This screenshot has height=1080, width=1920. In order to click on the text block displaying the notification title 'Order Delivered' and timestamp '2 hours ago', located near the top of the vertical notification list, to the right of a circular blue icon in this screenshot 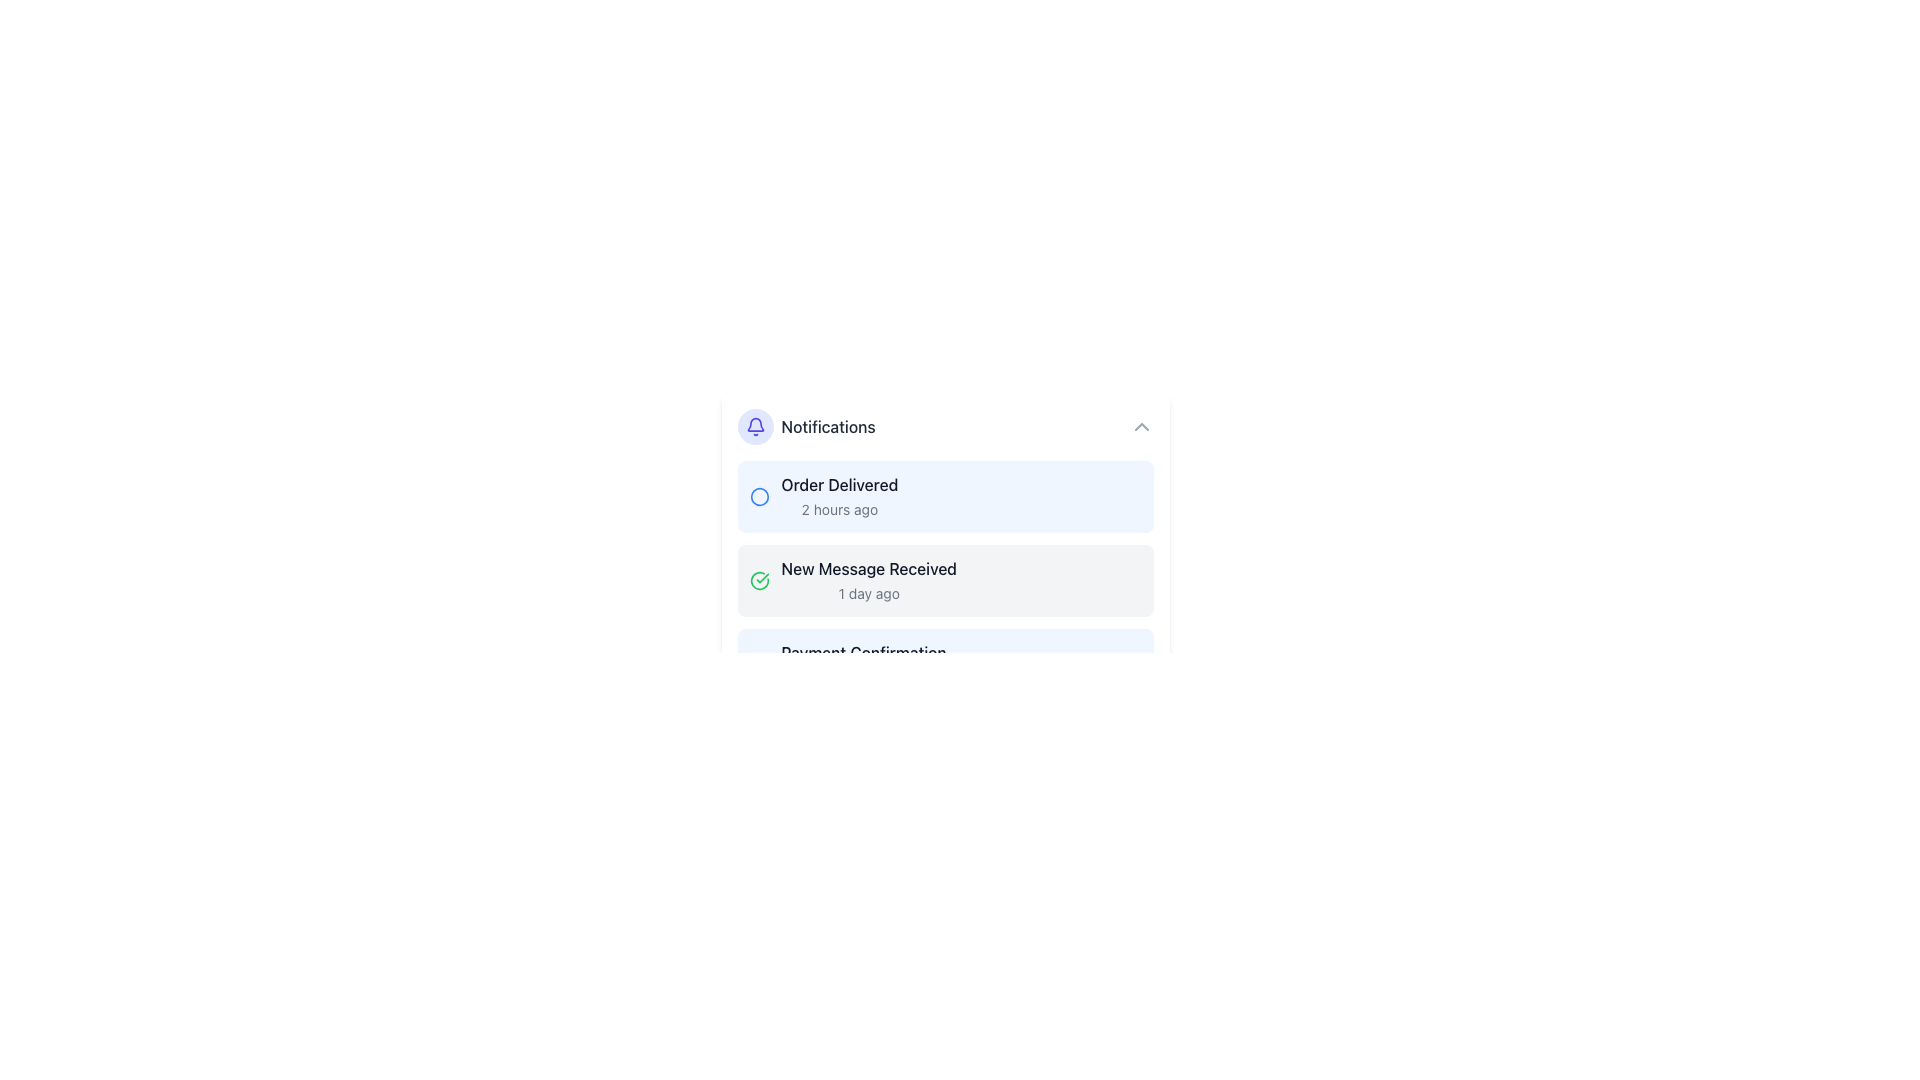, I will do `click(839, 496)`.